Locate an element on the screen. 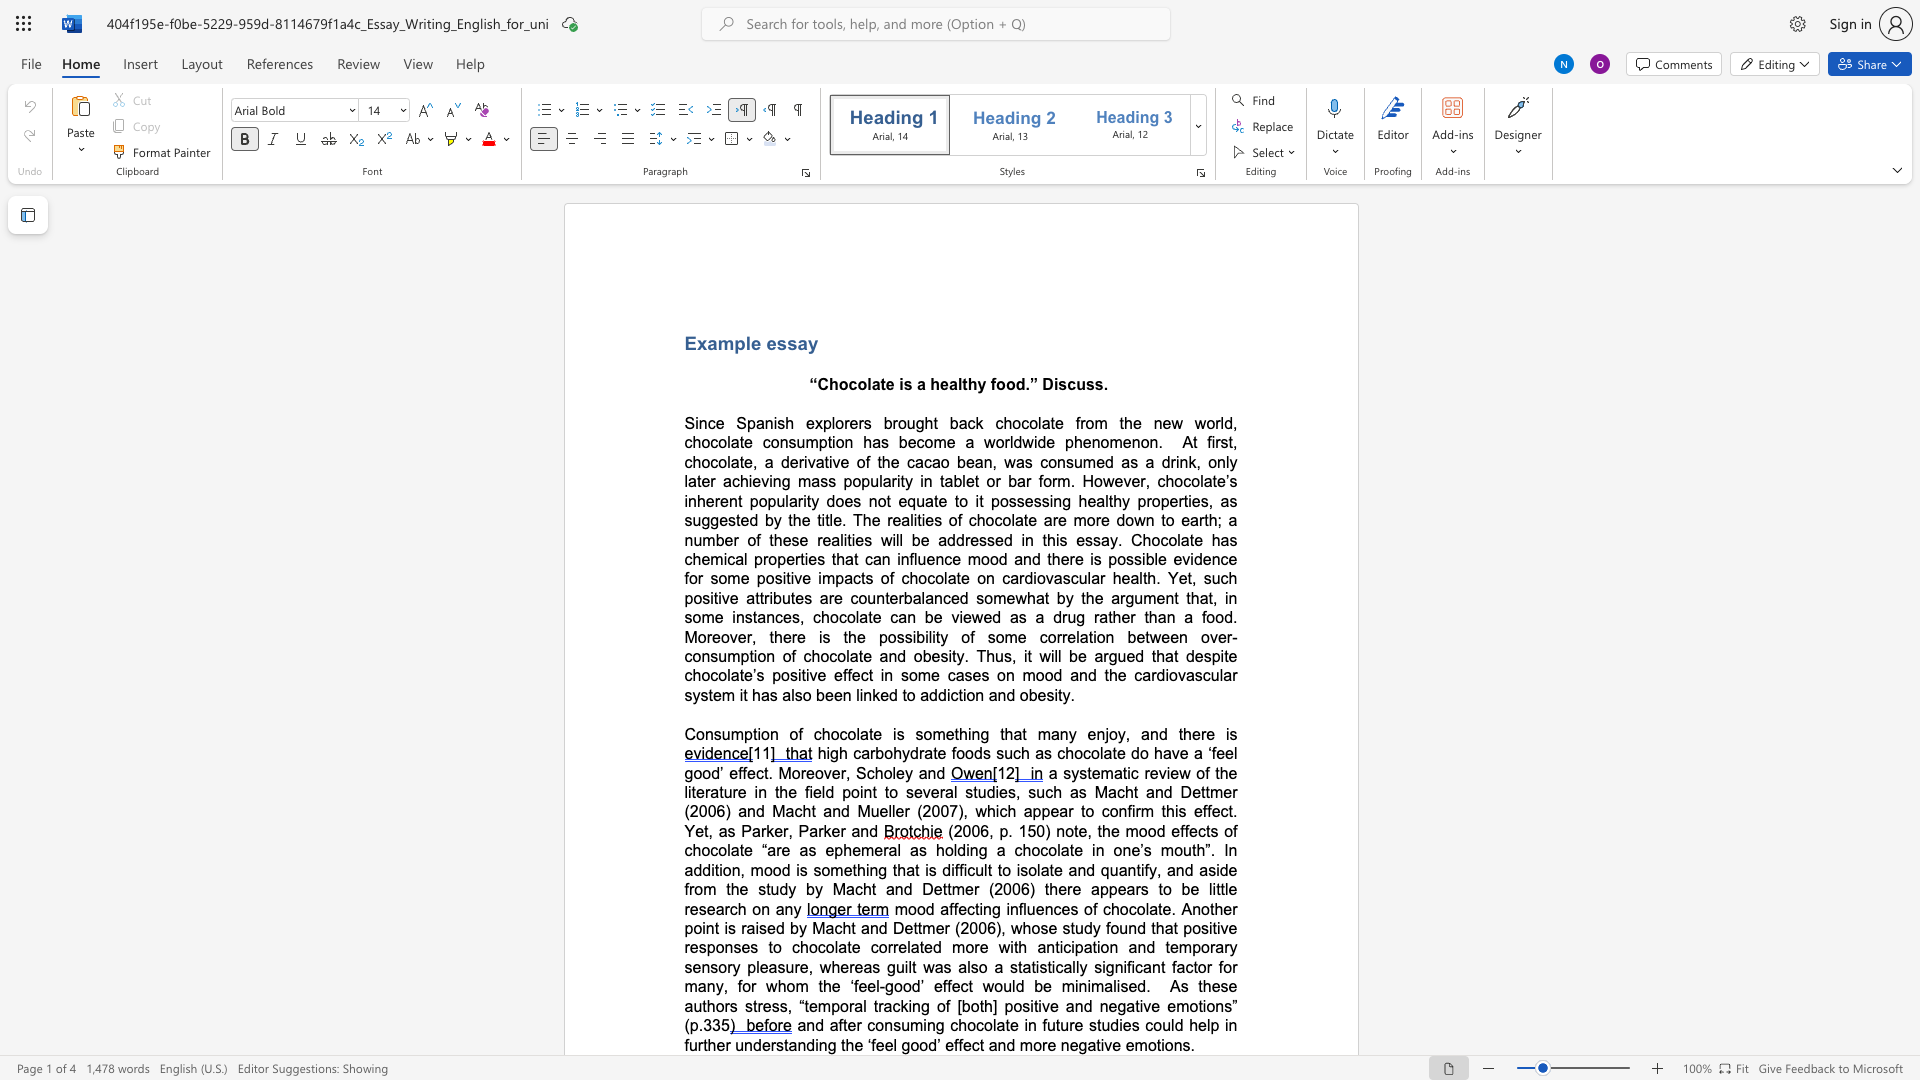 This screenshot has height=1080, width=1920. the subset text ", as Park" within the text "this effect. Yet, as Parker, Parker and" is located at coordinates (708, 831).